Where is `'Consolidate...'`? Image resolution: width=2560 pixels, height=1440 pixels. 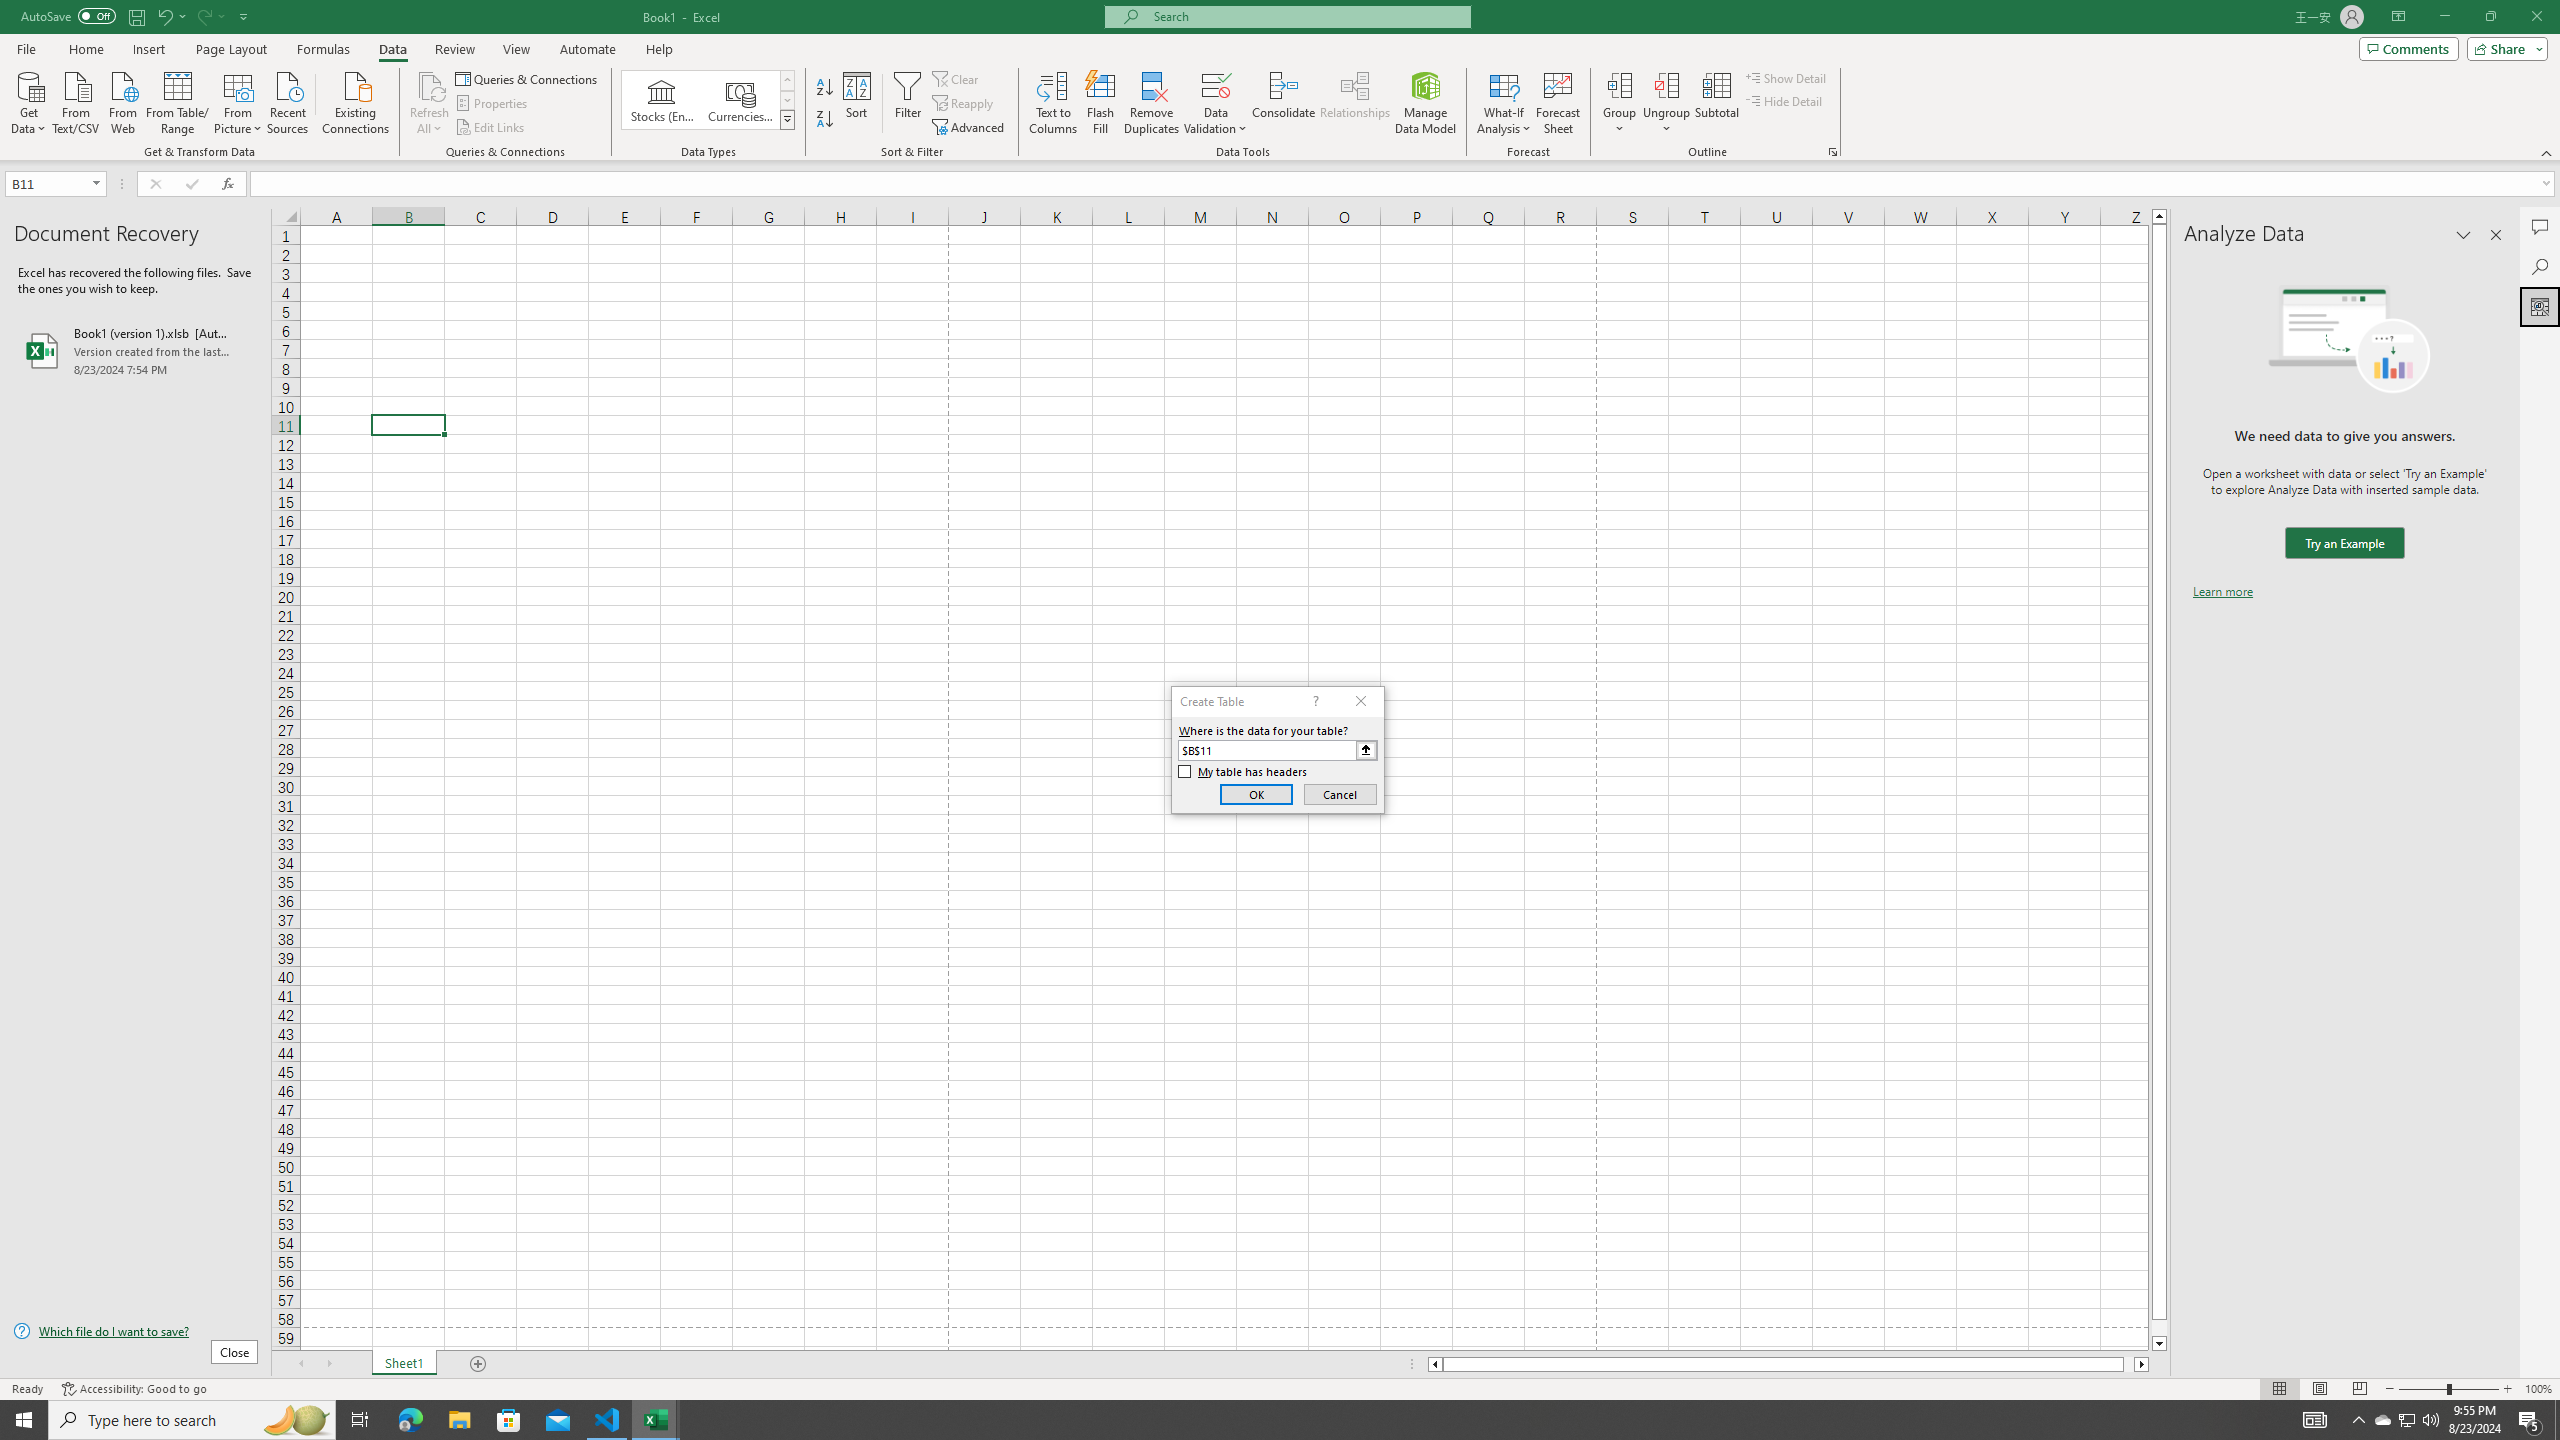
'Consolidate...' is located at coordinates (1283, 103).